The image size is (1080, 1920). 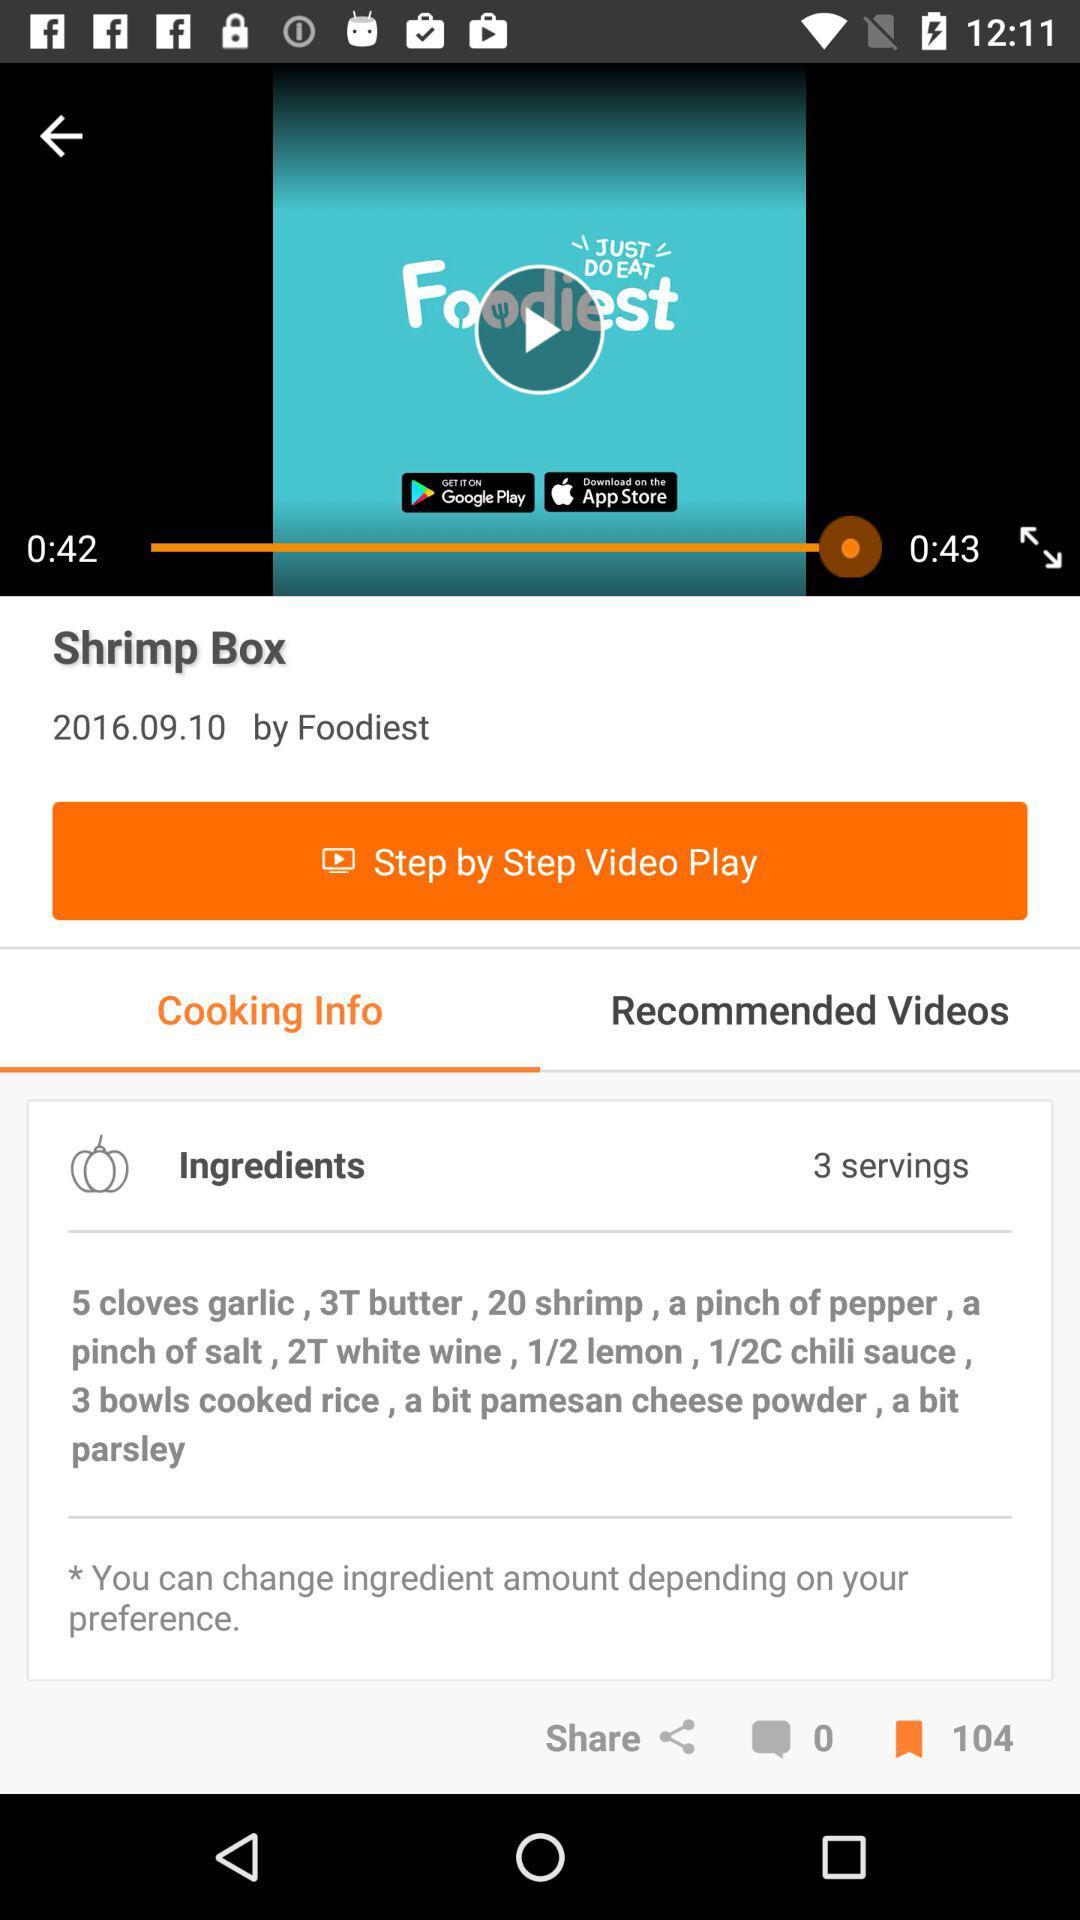 I want to click on exton page, so click(x=1039, y=547).